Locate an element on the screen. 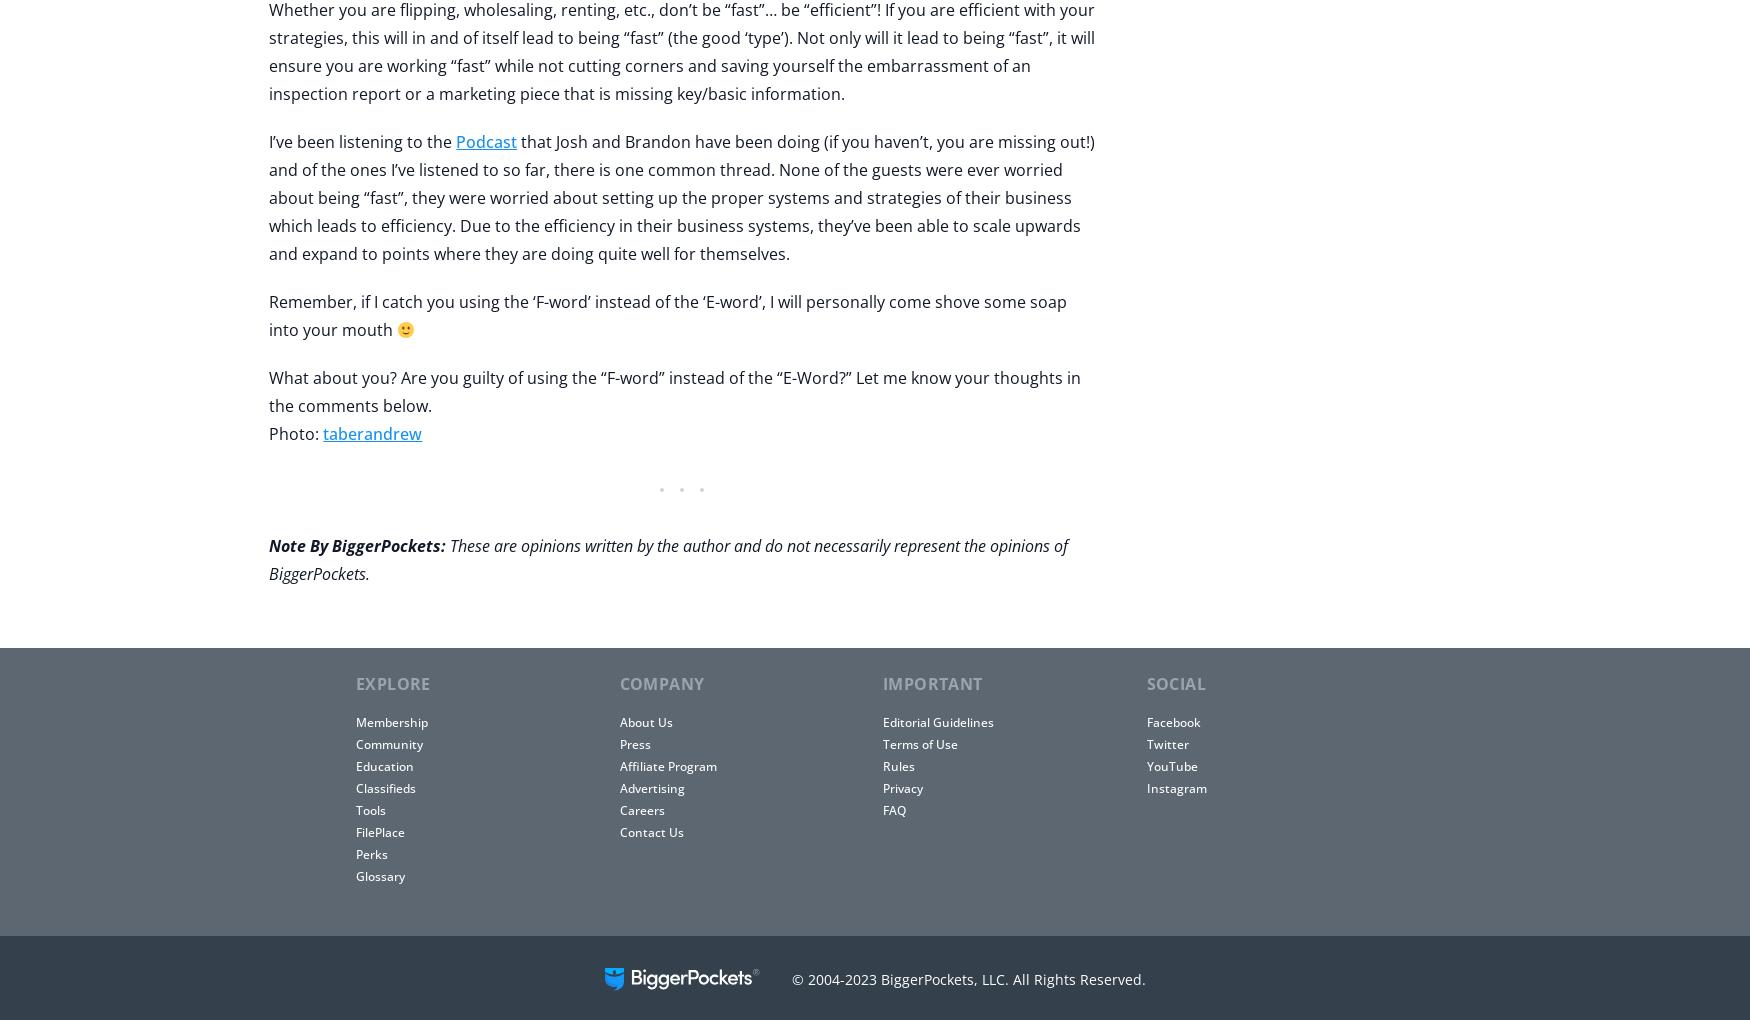 The height and width of the screenshot is (1020, 1750). 'These are opinions written by the author and do not necessarily represent the opinions of BiggerPockets.' is located at coordinates (667, 559).